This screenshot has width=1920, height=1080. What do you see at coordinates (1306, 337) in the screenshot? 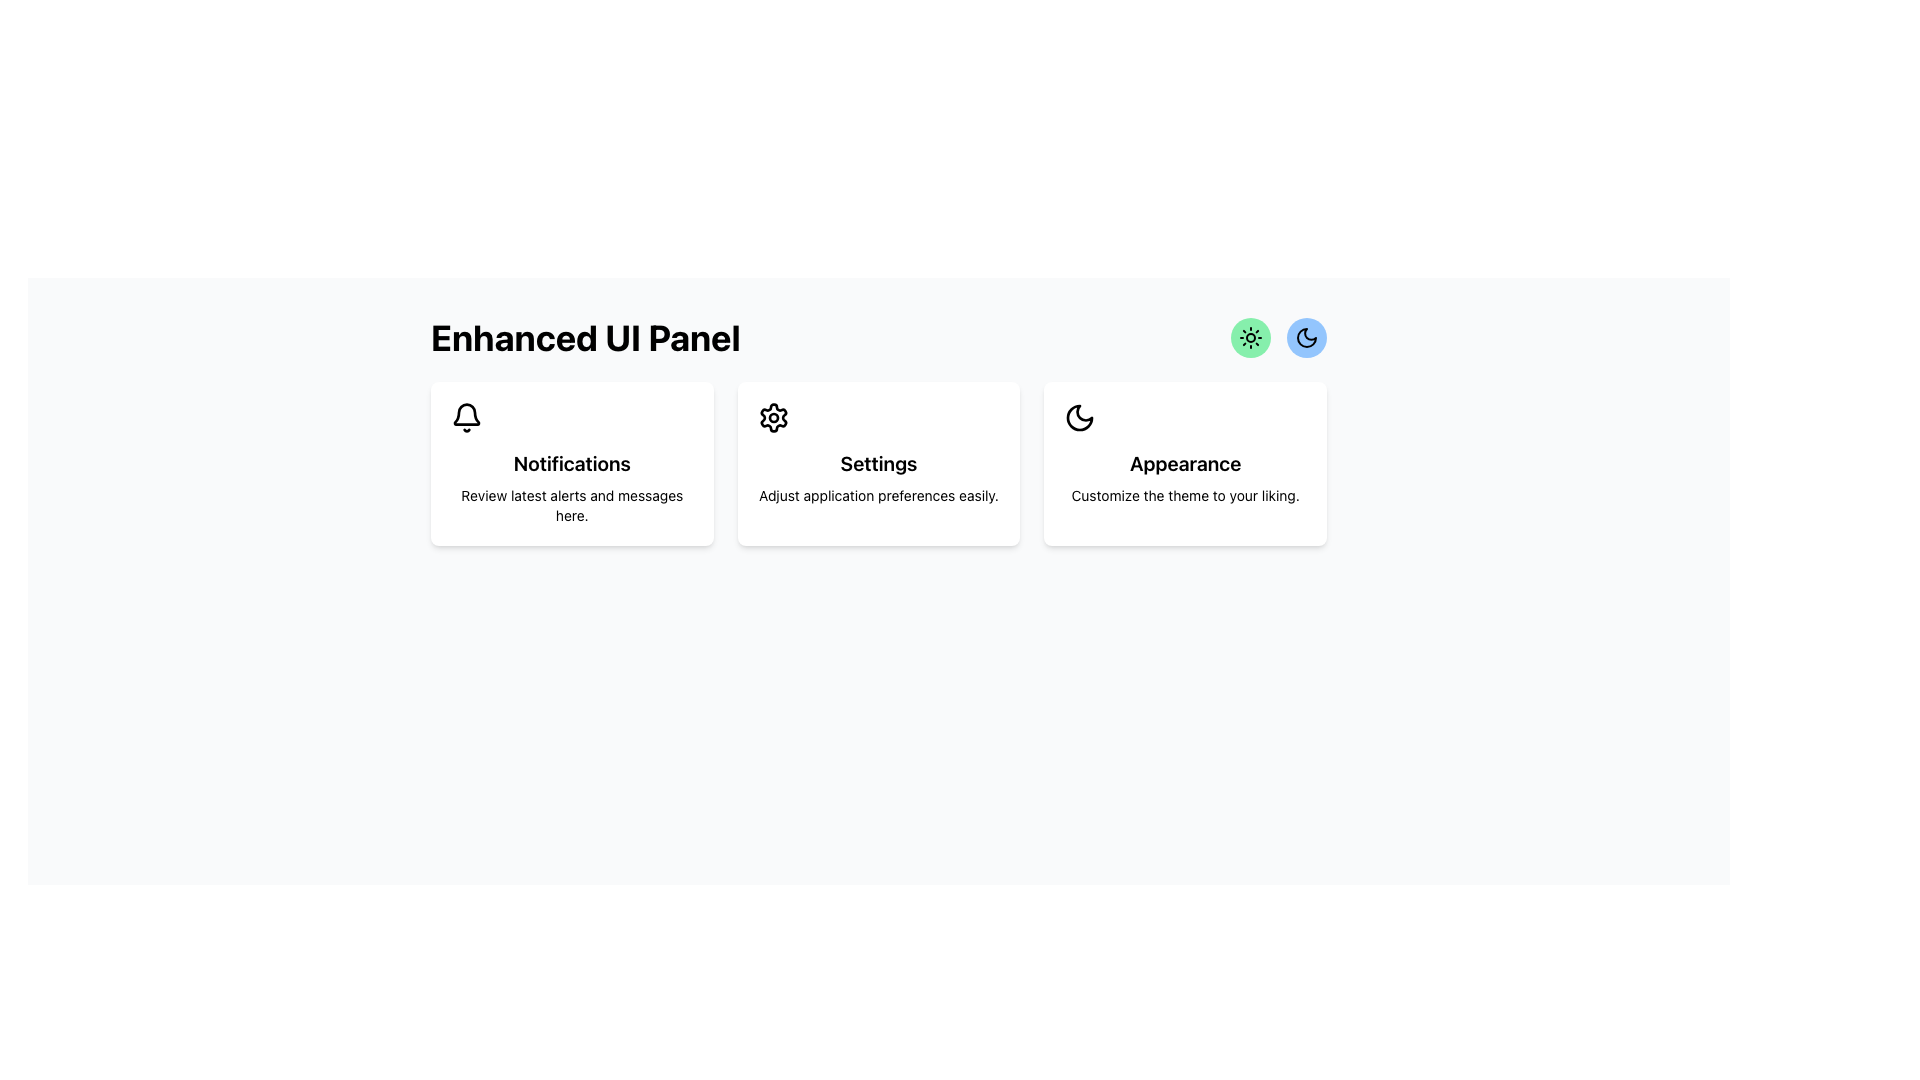
I see `keyboard navigation` at bounding box center [1306, 337].